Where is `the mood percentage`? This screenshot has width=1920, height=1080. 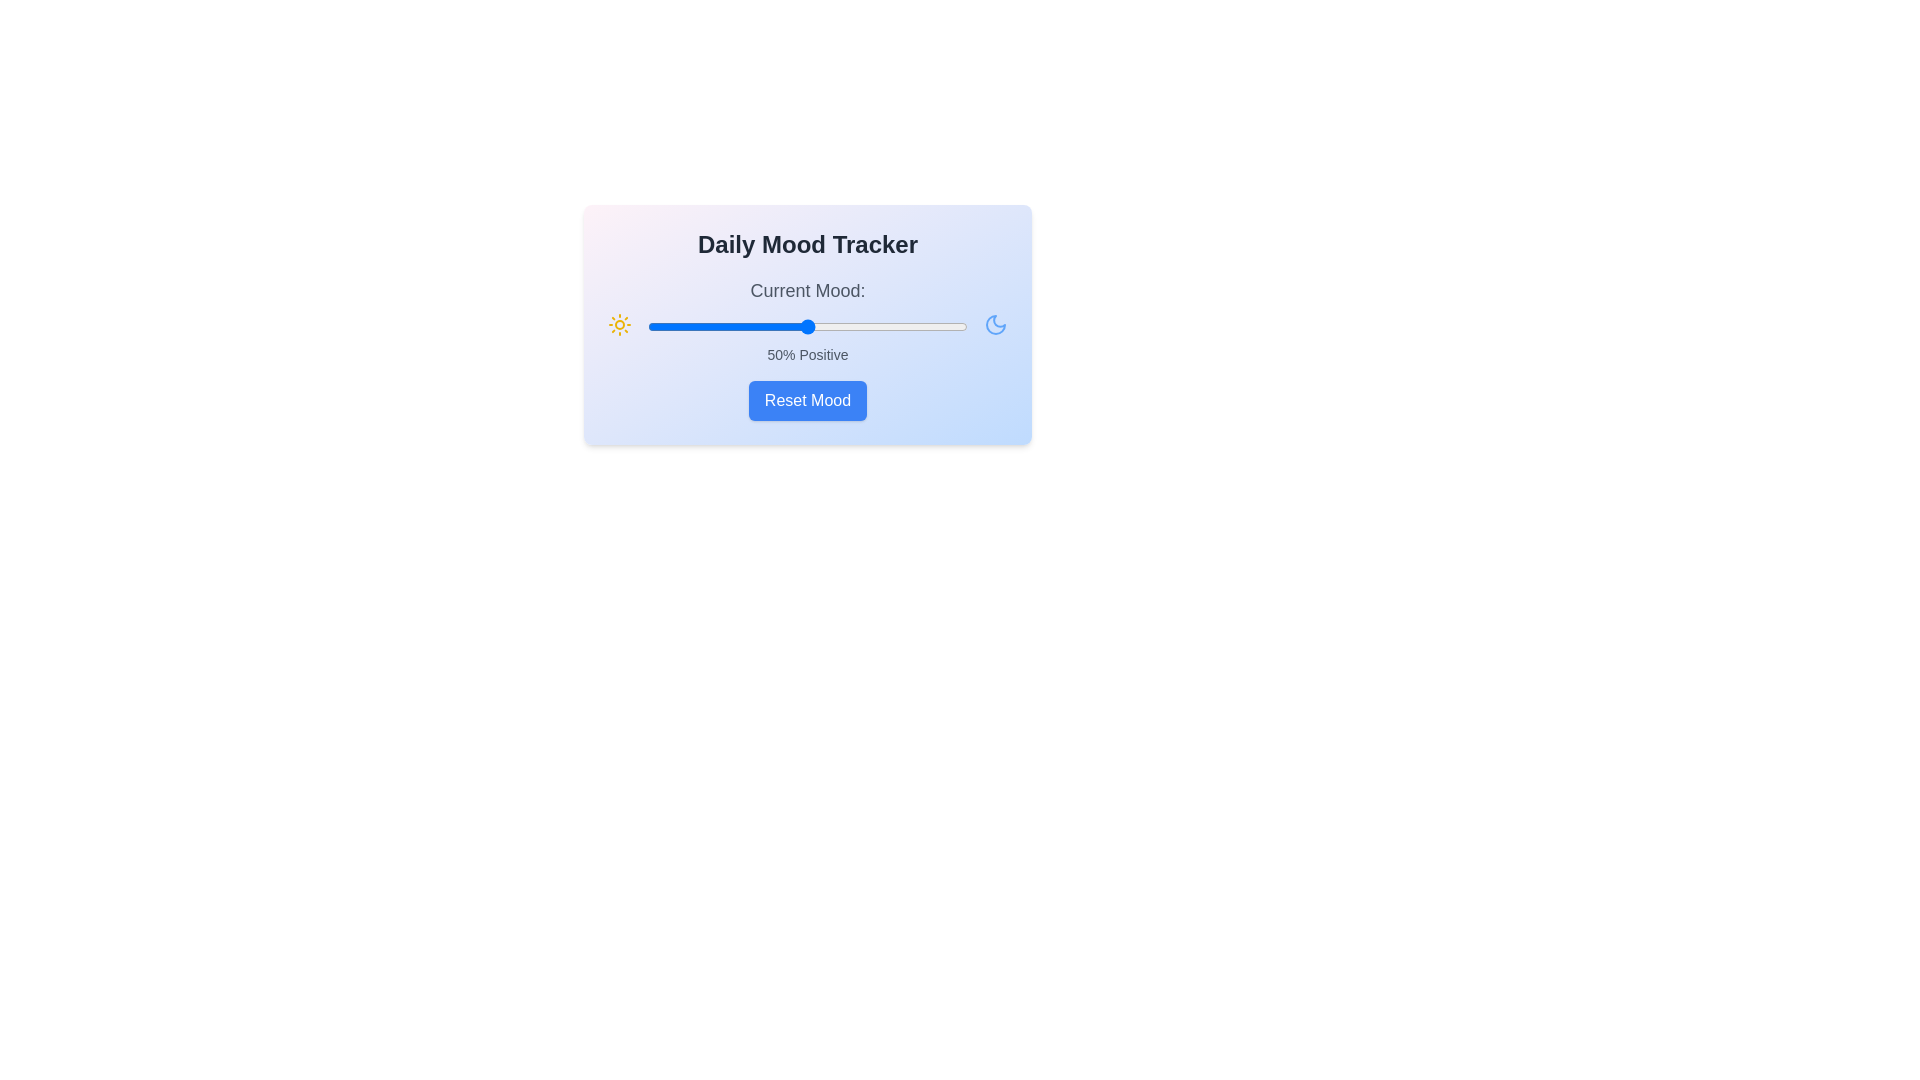 the mood percentage is located at coordinates (852, 326).